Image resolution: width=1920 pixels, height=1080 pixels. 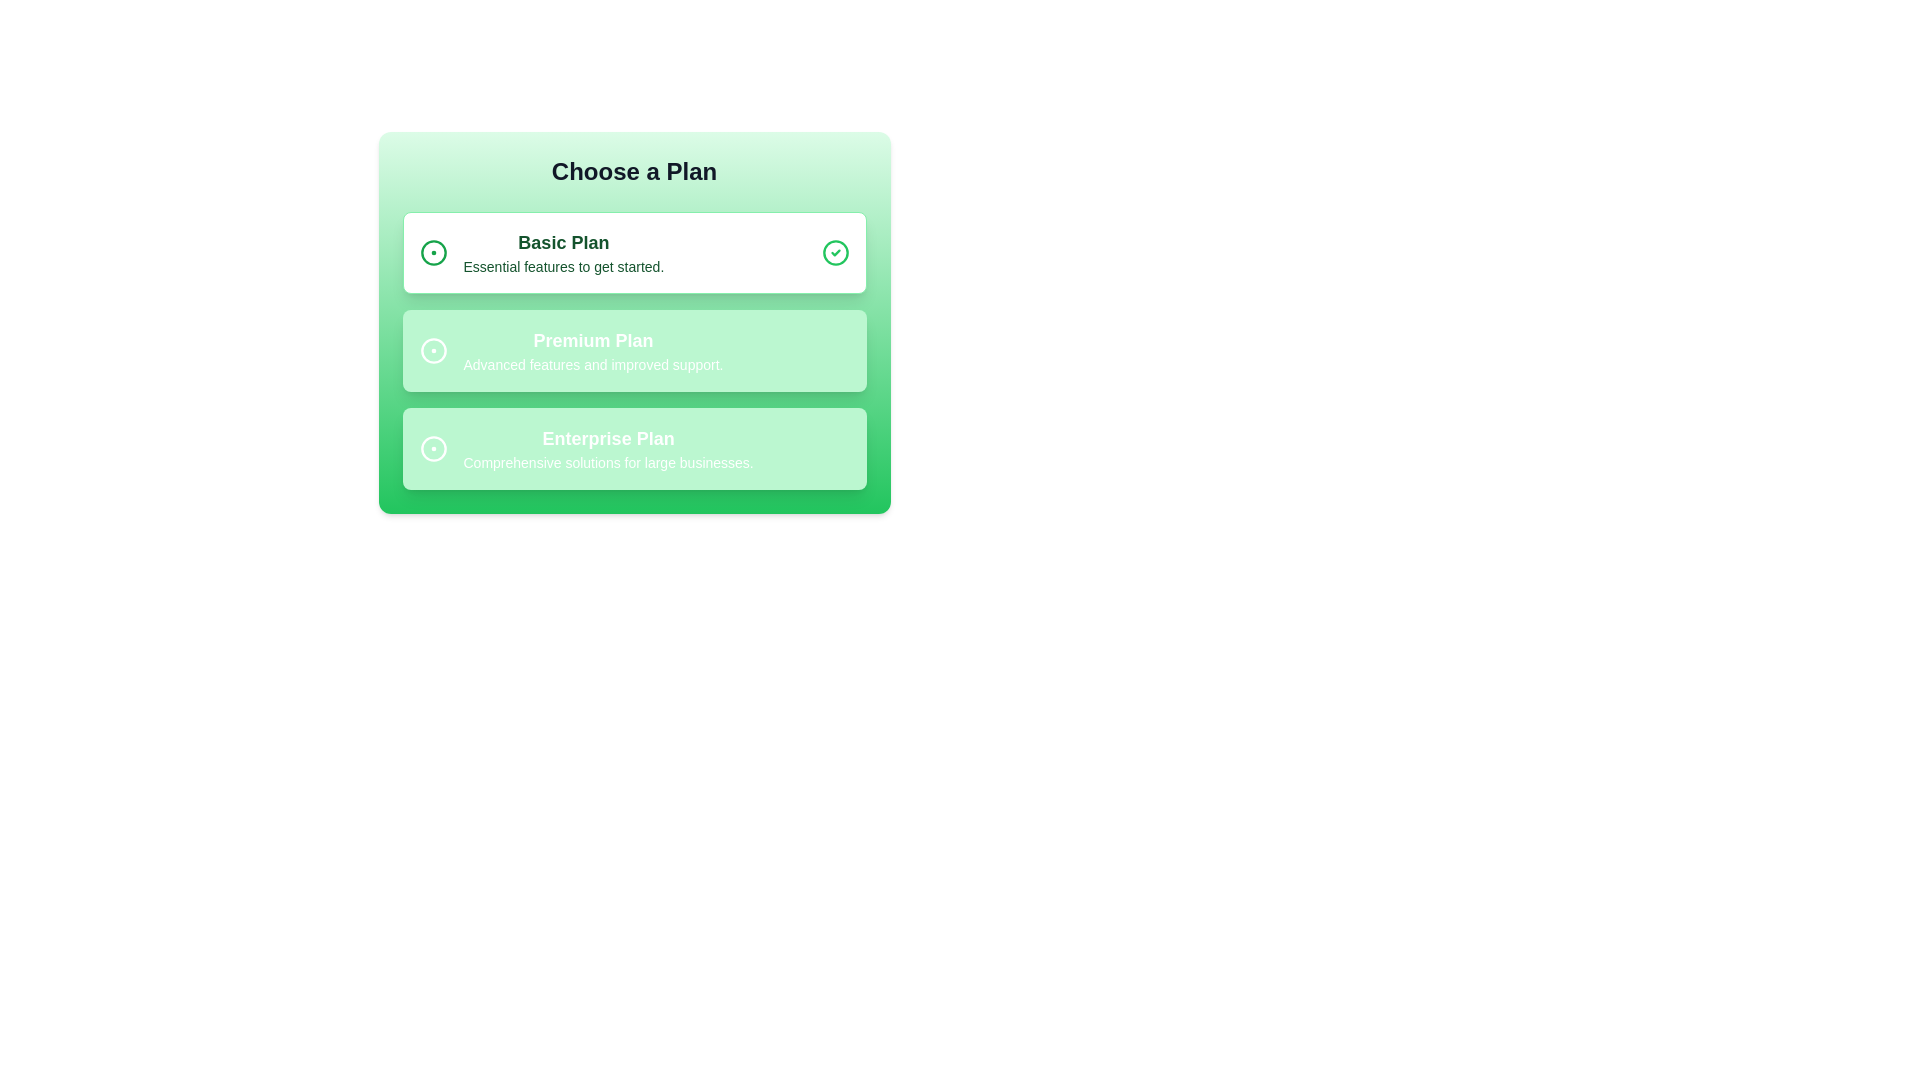 I want to click on the text element displaying 'Comprehensive solutions for large businesses.' which is located directly below the 'Enterprise Plan' title, so click(x=607, y=462).